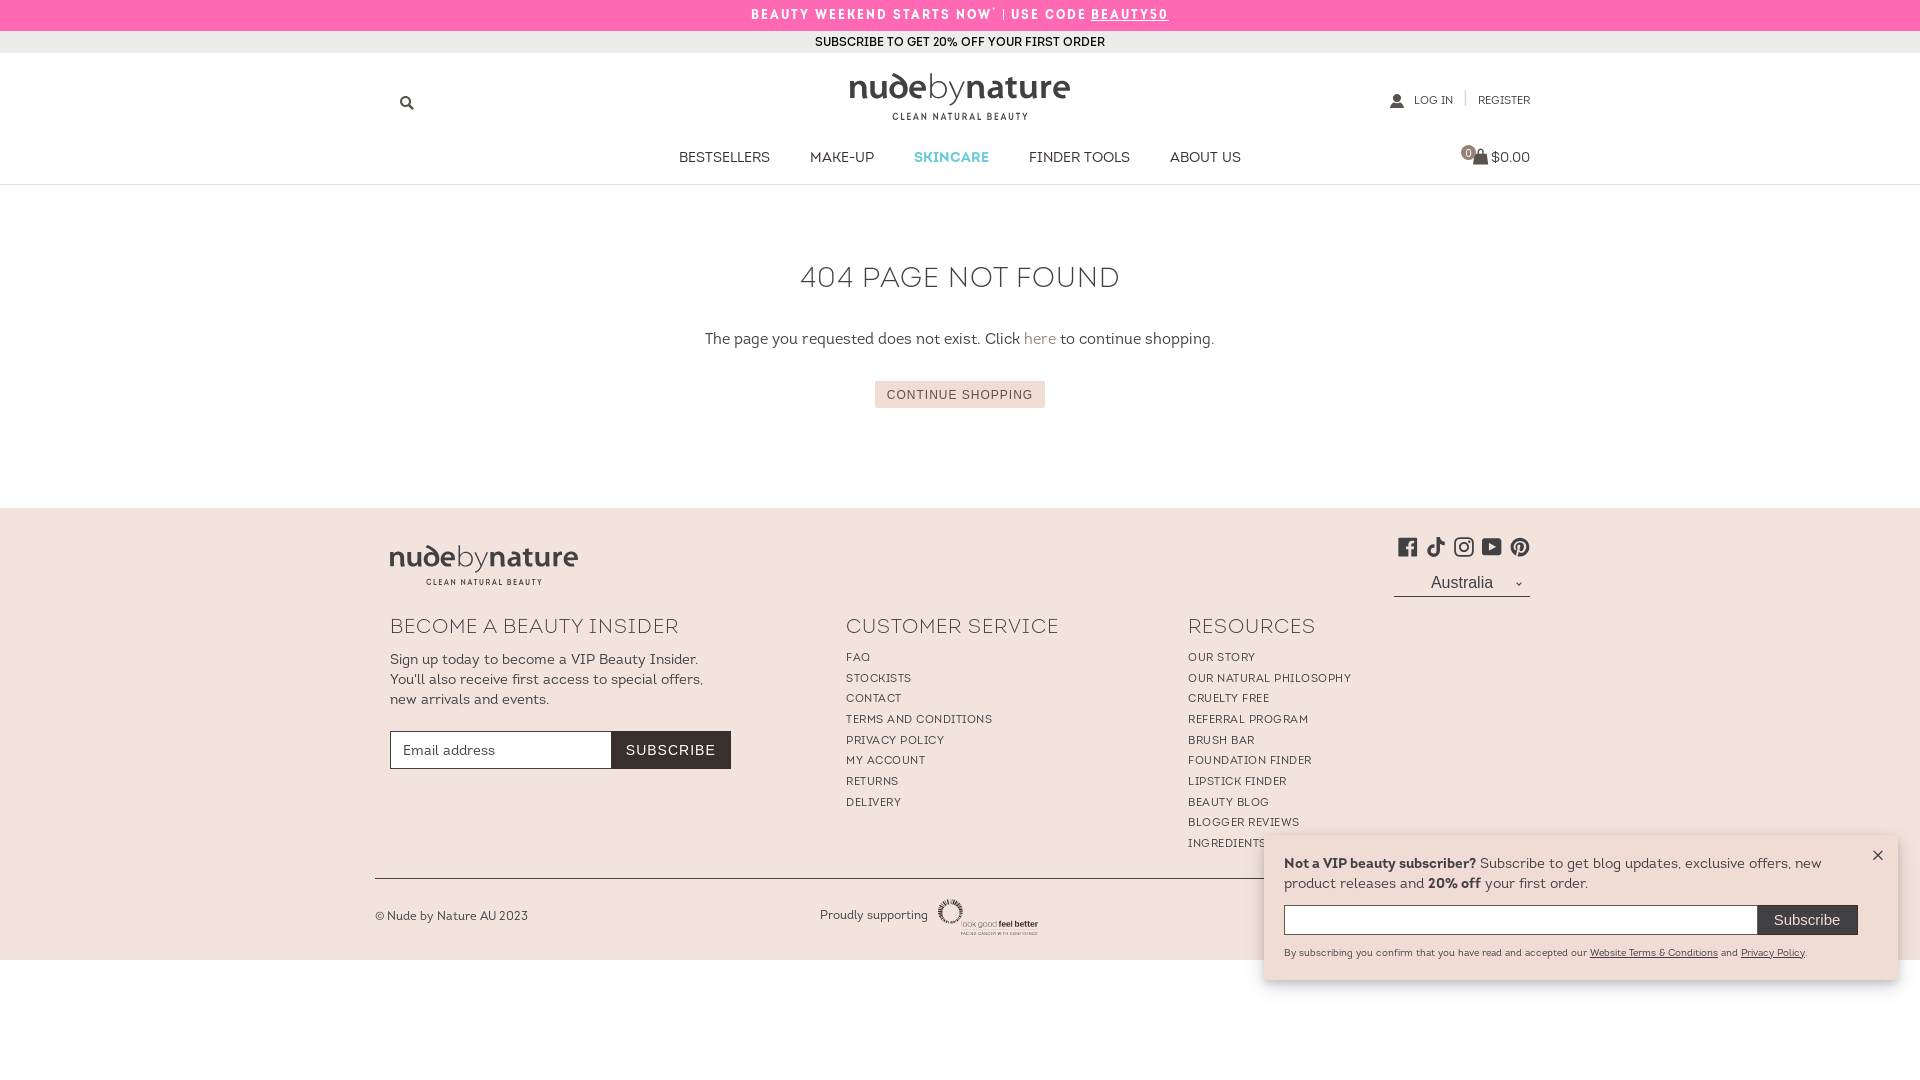 The height and width of the screenshot is (1080, 1920). I want to click on 'BLOGGER REVIEWS', so click(1242, 823).